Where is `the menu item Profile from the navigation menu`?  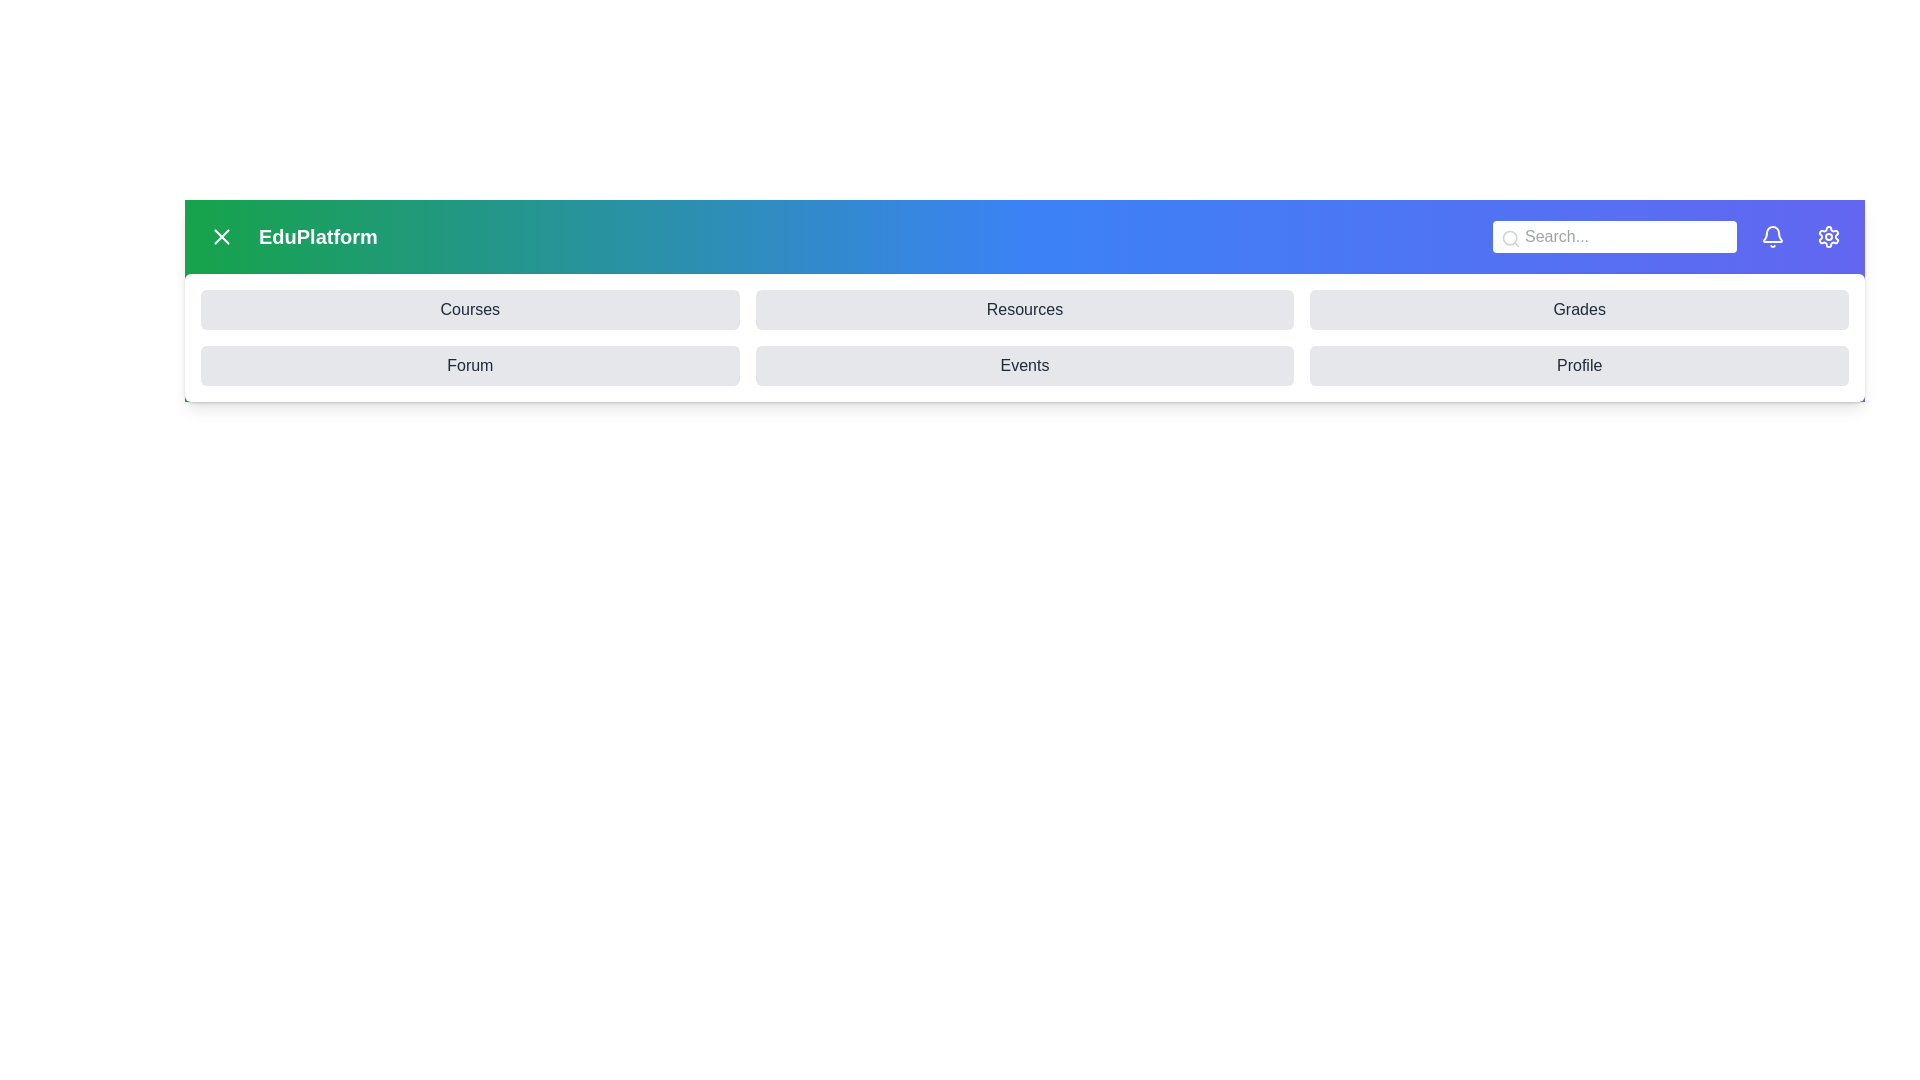 the menu item Profile from the navigation menu is located at coordinates (1578, 366).